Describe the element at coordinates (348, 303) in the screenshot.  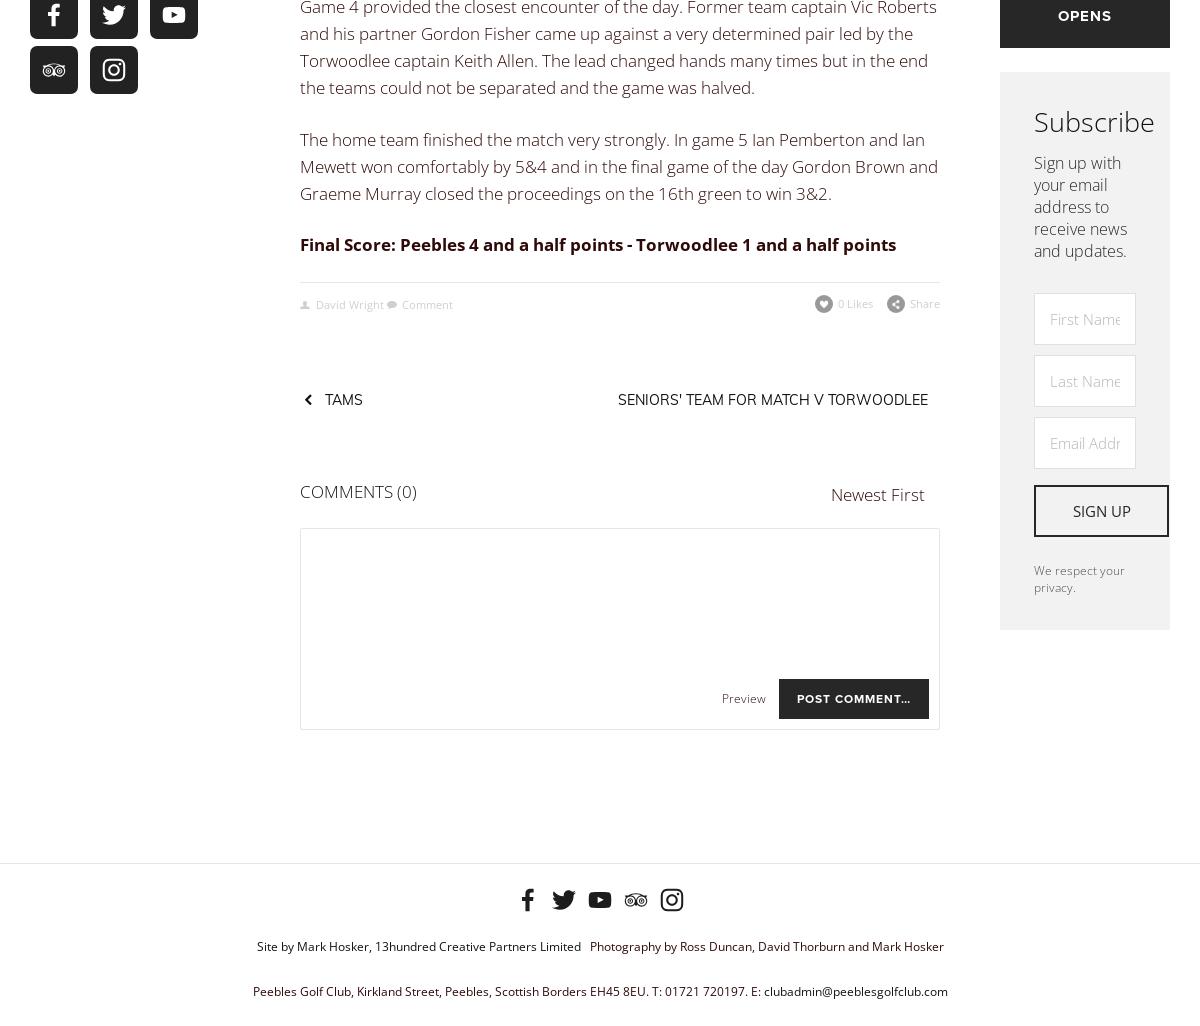
I see `'David Wright'` at that location.